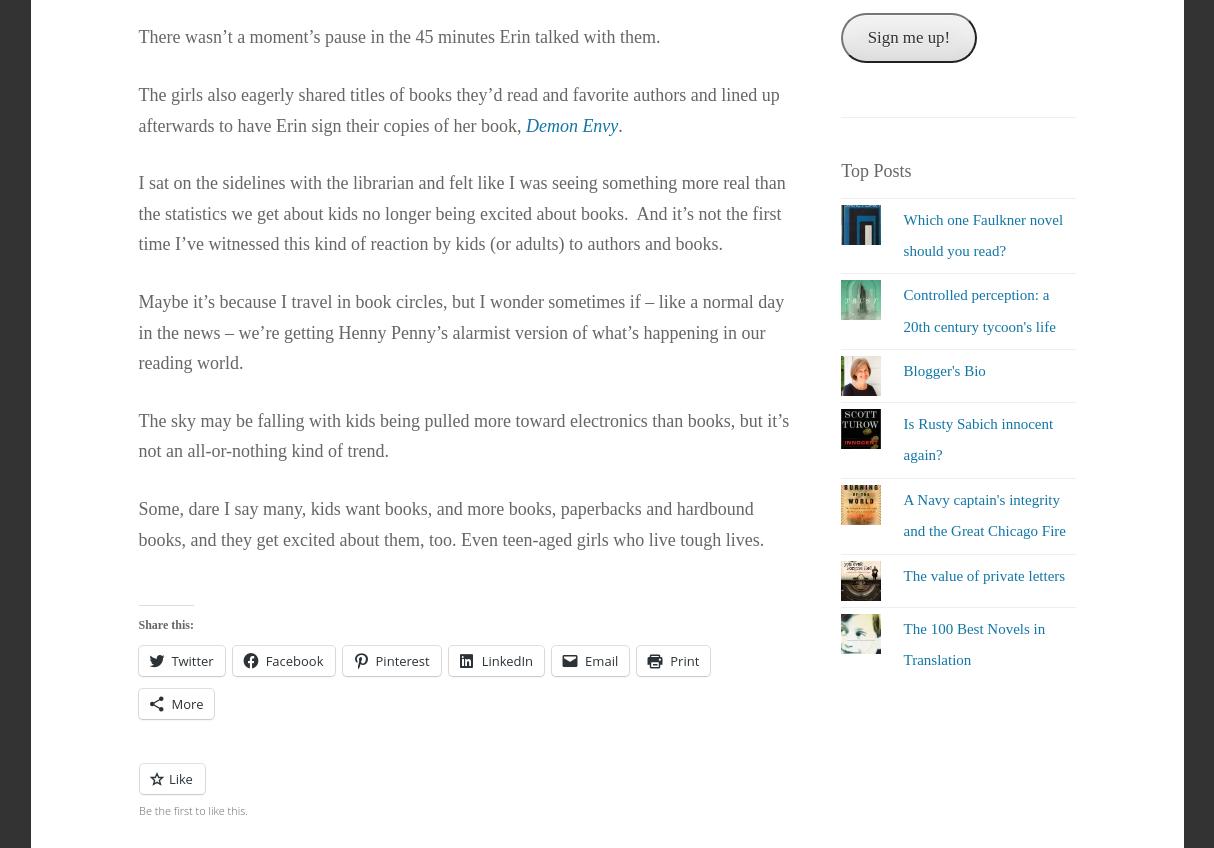 Image resolution: width=1214 pixels, height=848 pixels. What do you see at coordinates (982, 574) in the screenshot?
I see `'The value of private letters'` at bounding box center [982, 574].